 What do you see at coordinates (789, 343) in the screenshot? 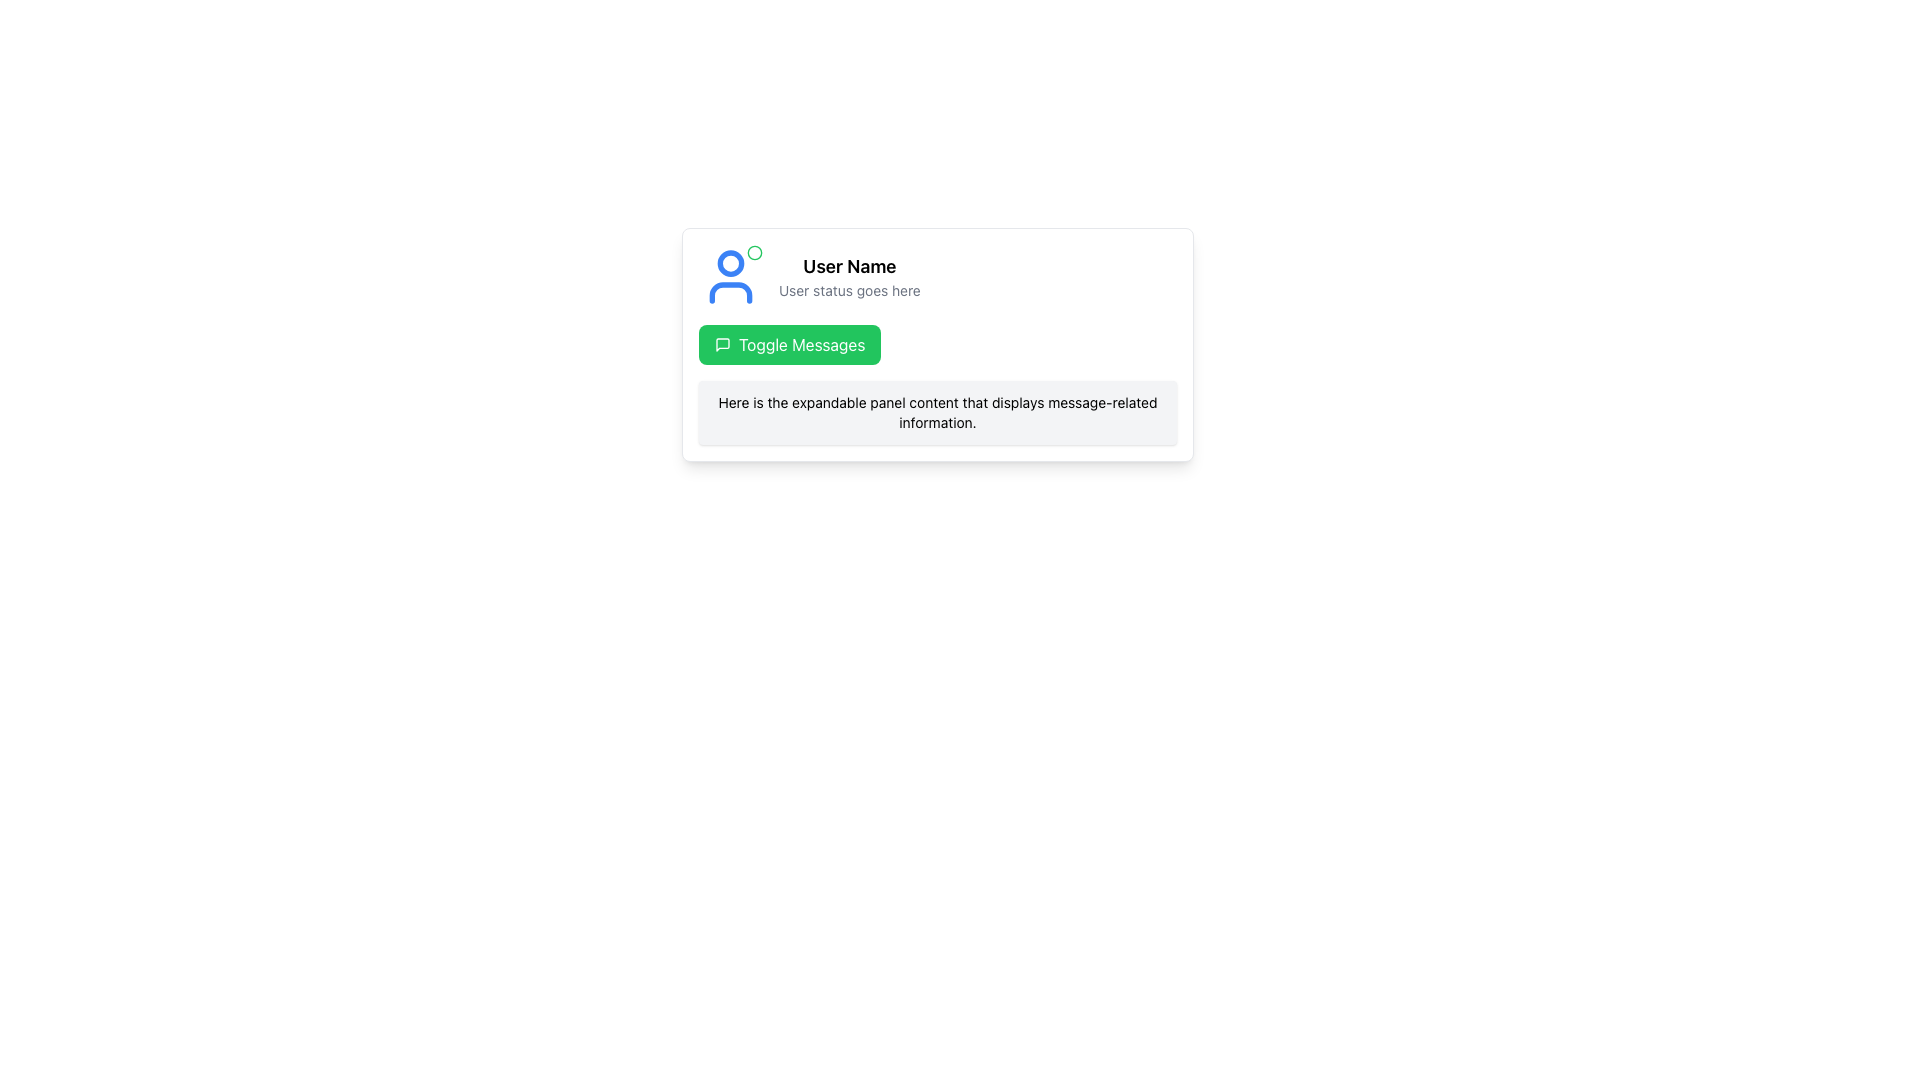
I see `the 'Toggle Messages' button, which is a rectangular green button with rounded corners and white text, located below the user profile section and to the left of the message panel` at bounding box center [789, 343].